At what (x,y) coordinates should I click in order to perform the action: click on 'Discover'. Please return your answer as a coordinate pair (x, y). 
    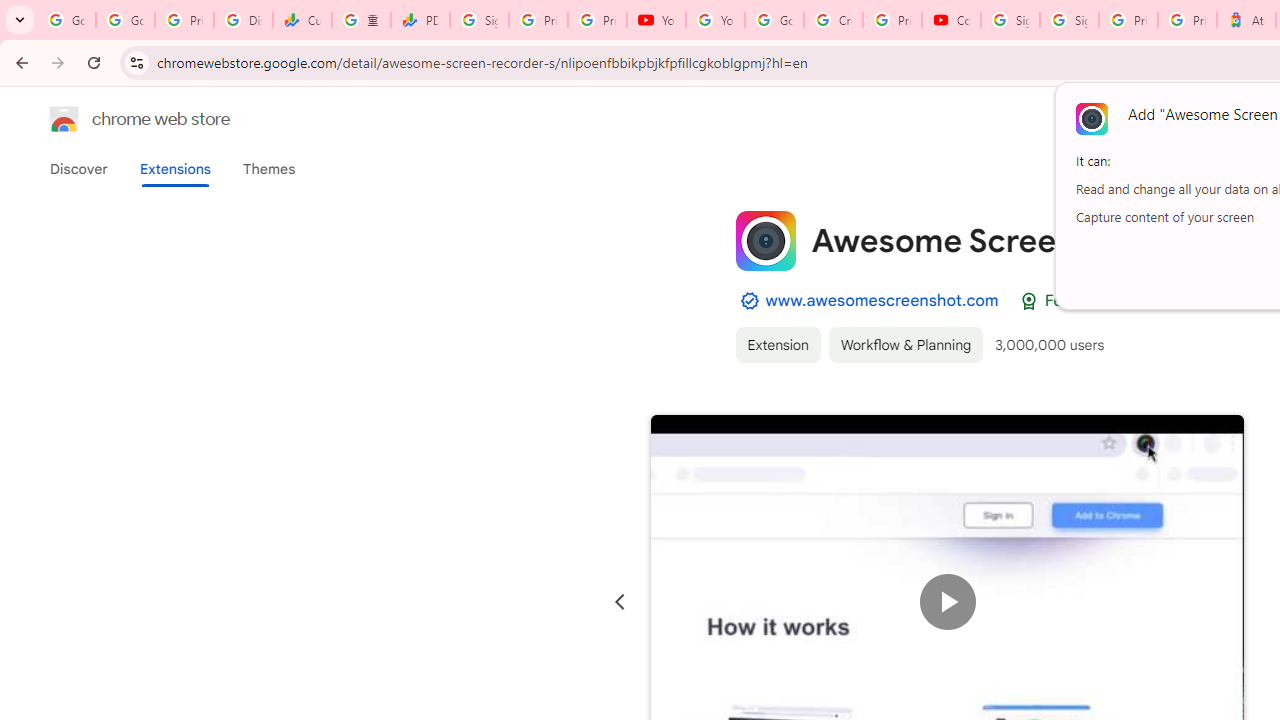
    Looking at the image, I should click on (79, 168).